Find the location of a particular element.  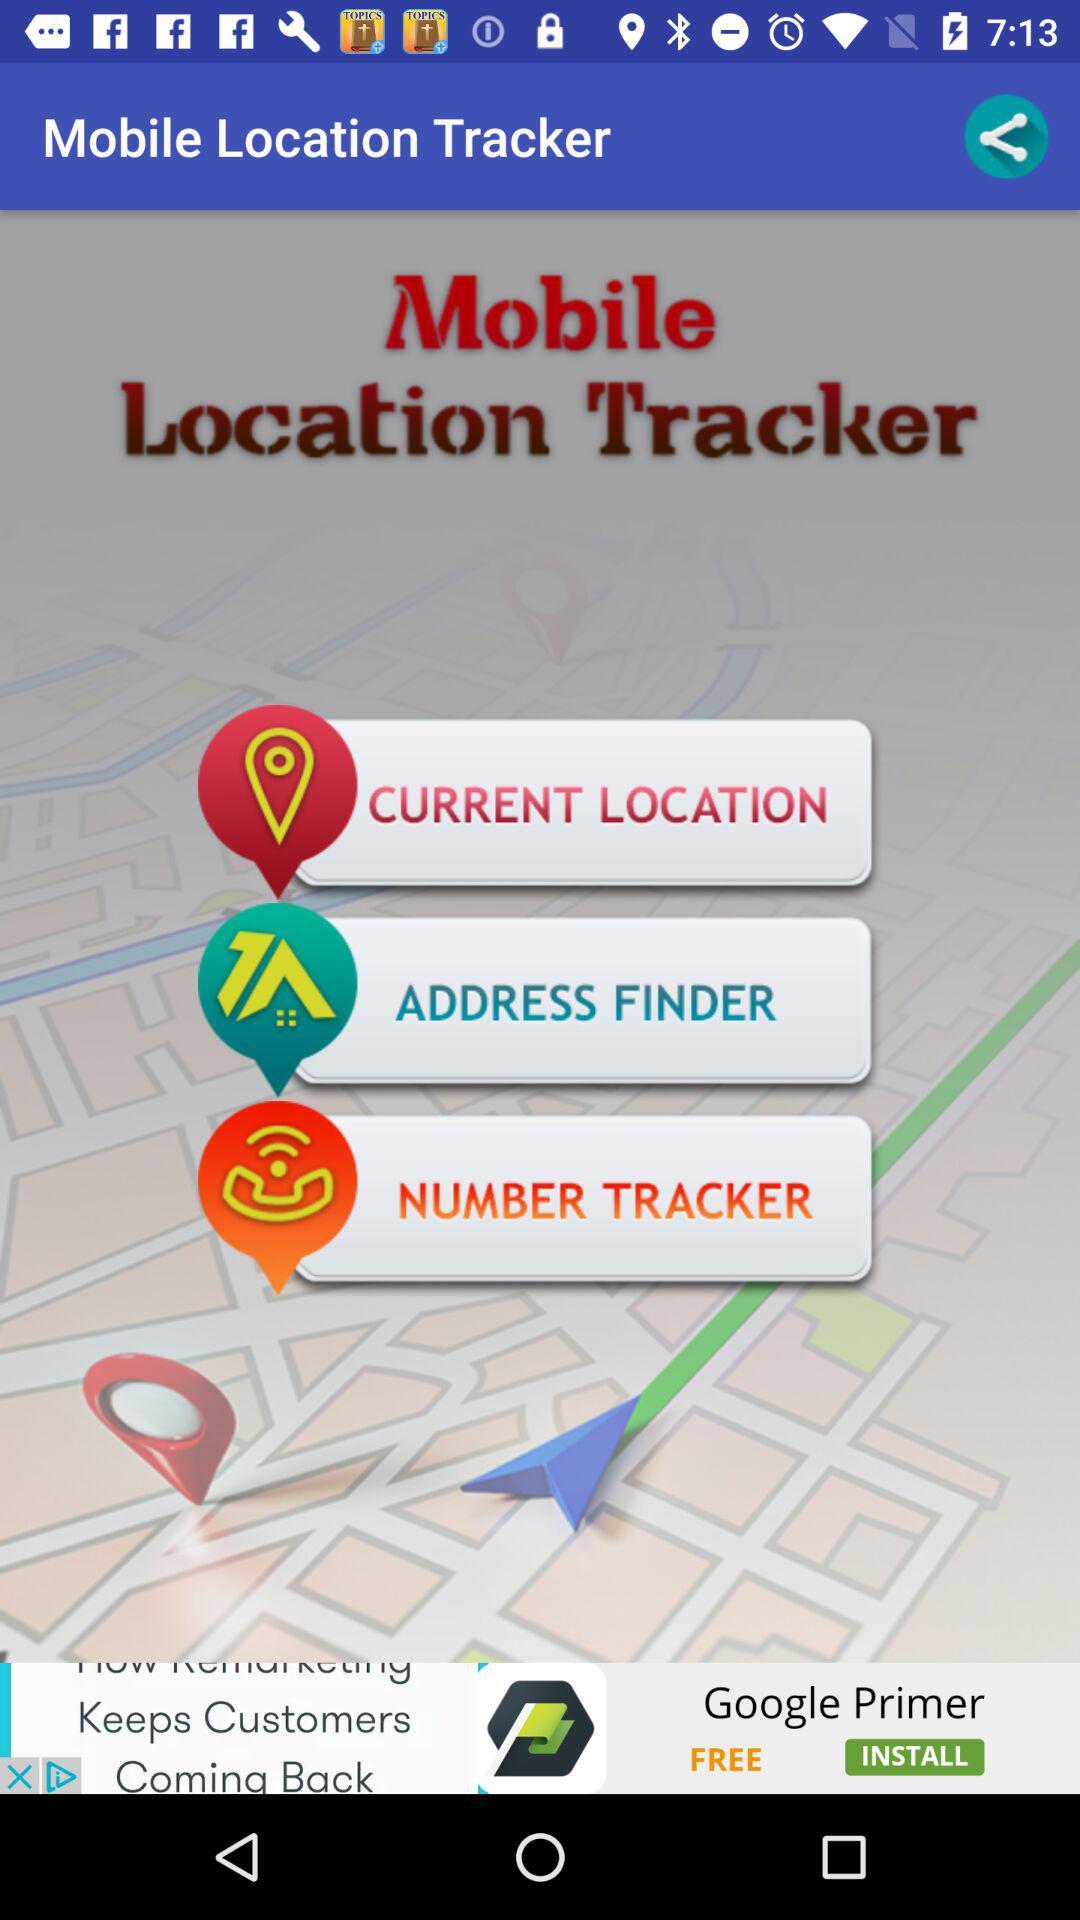

number tracker is located at coordinates (540, 1200).